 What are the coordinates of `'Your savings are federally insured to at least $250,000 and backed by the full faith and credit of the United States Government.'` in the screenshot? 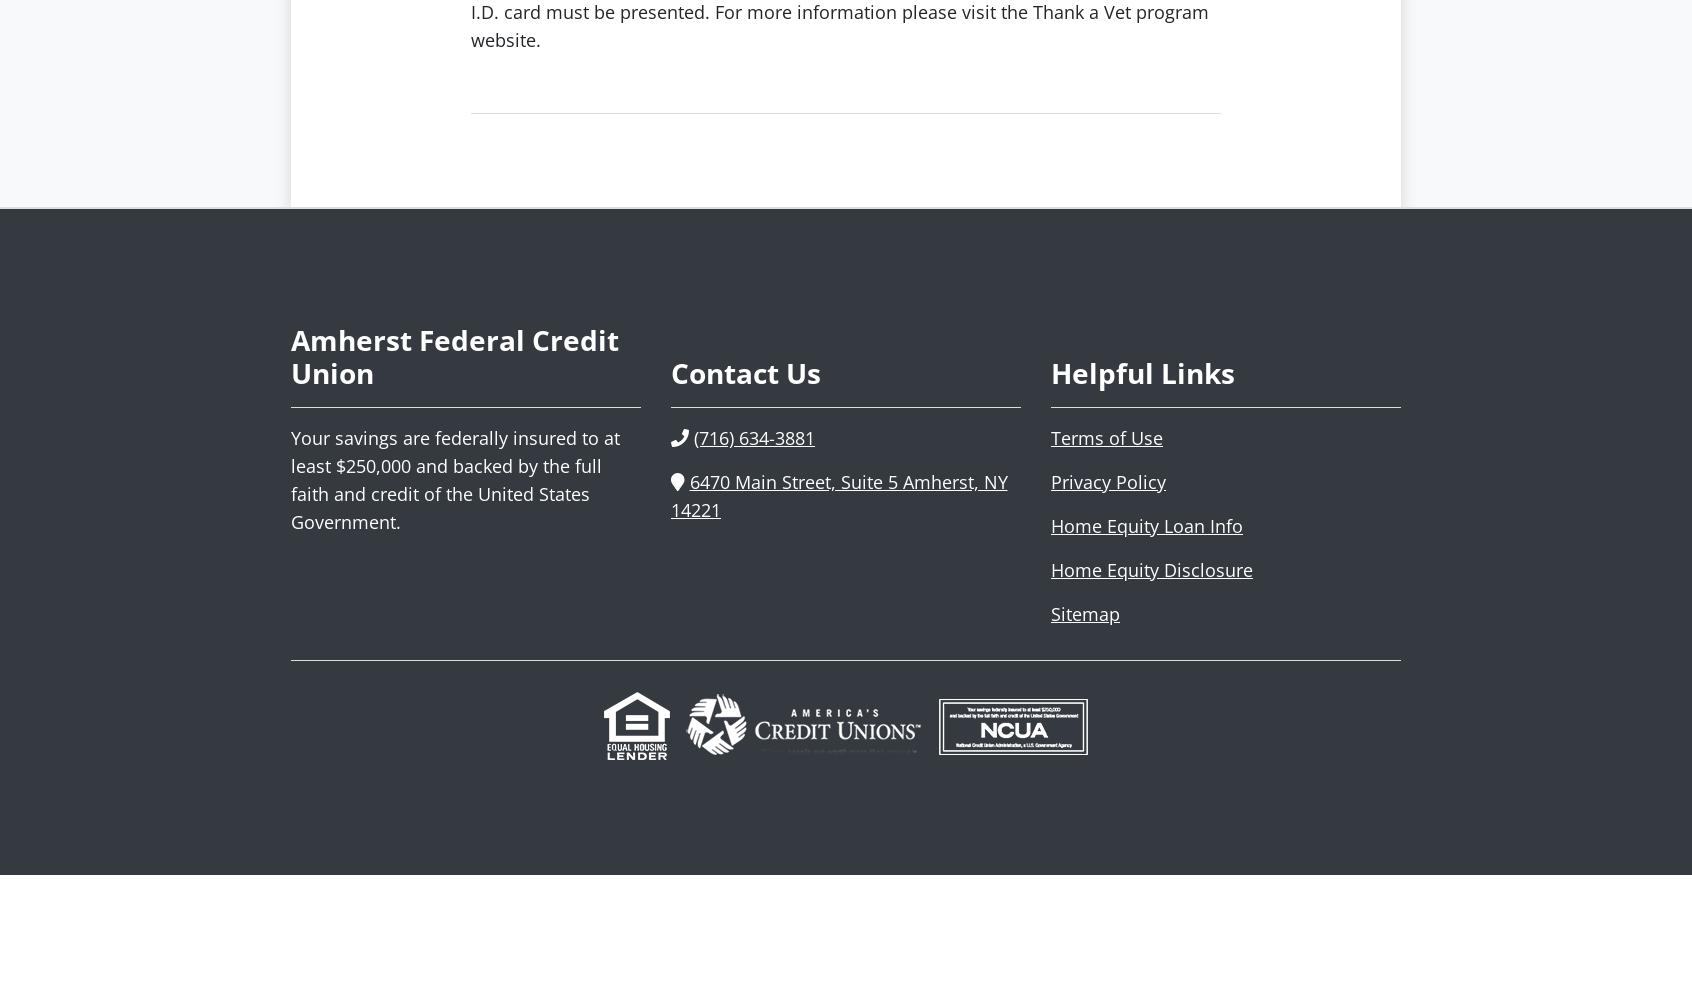 It's located at (454, 478).